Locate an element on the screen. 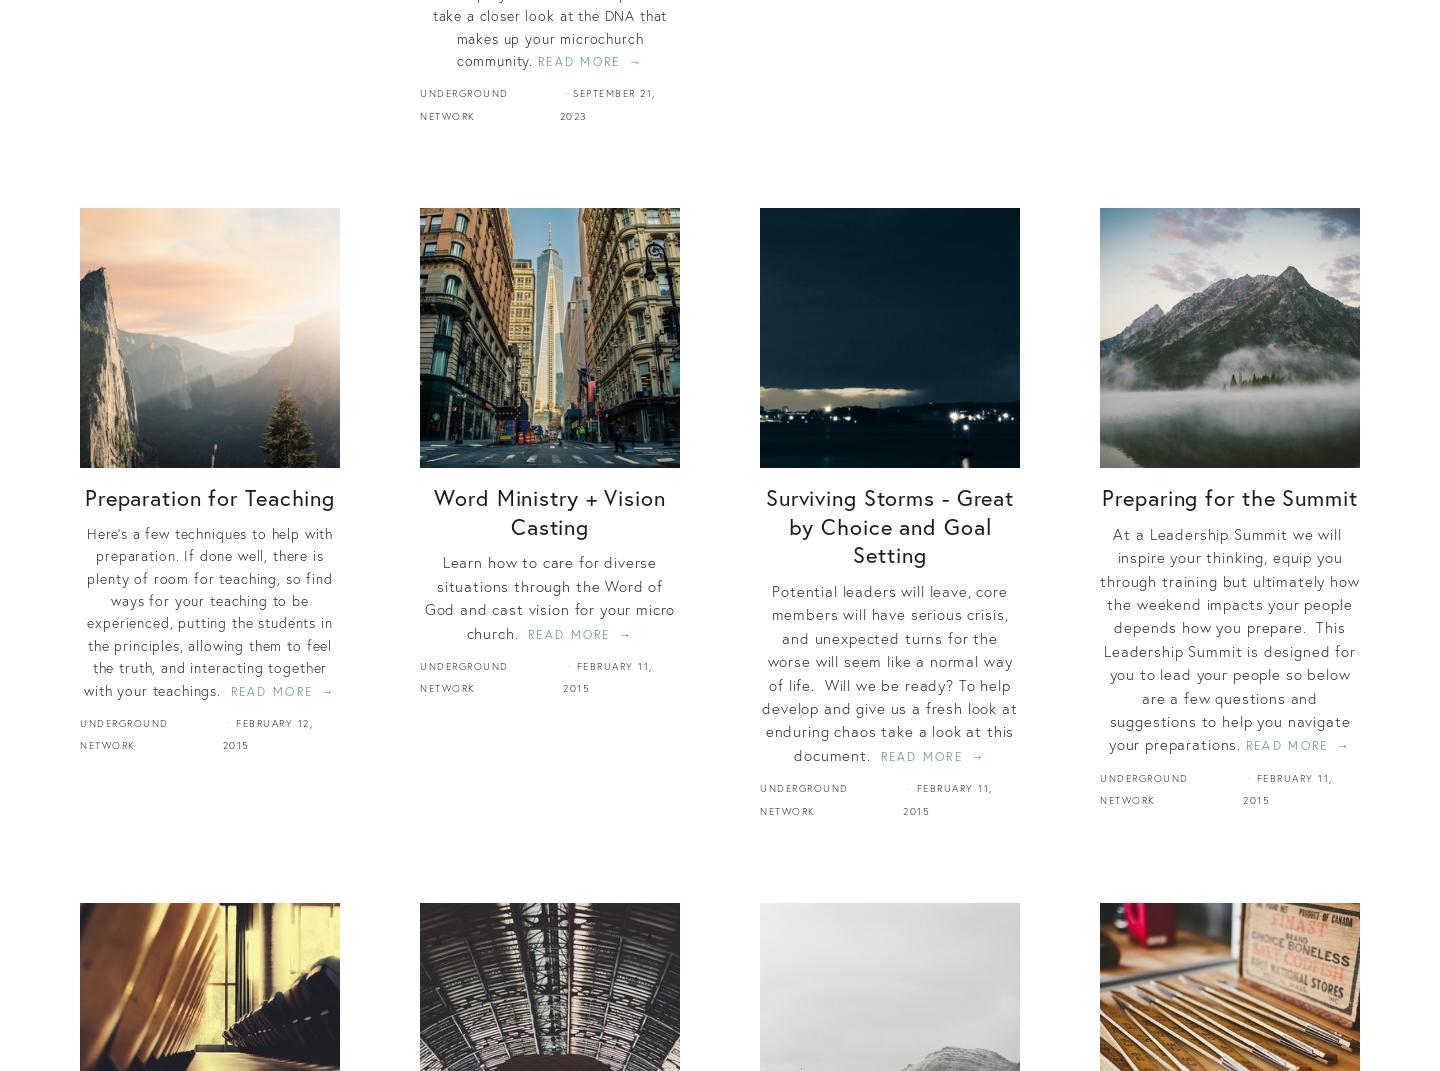  'Potential leaders will leave, core members will have serious crisis, and unexpected turns for the worse will seem like a normal way of life.  Will we be ready? To help develop and give us a fresh look at enduring chaos take a look at this document.' is located at coordinates (761, 671).